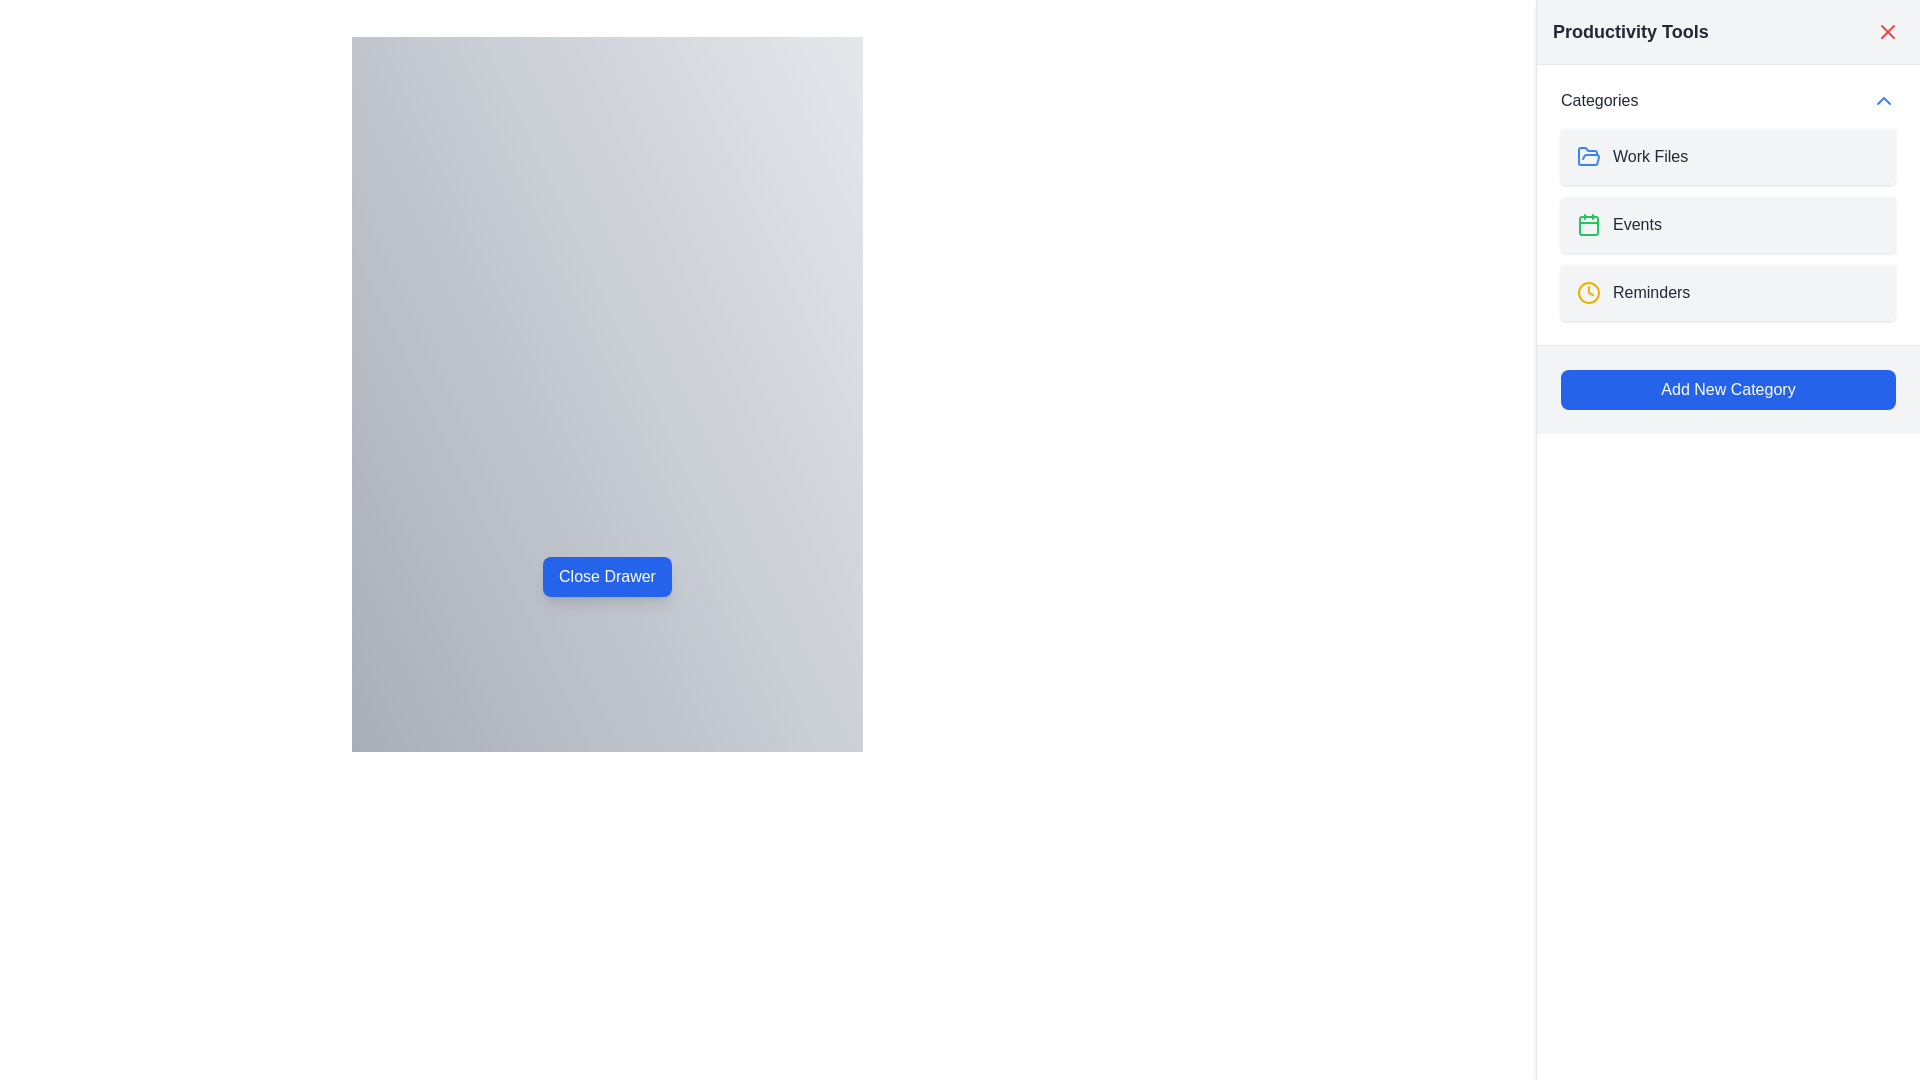  What do you see at coordinates (1587, 155) in the screenshot?
I see `the 'Work Files' category icon in the right-hand sidebar to trigger the tooltip` at bounding box center [1587, 155].